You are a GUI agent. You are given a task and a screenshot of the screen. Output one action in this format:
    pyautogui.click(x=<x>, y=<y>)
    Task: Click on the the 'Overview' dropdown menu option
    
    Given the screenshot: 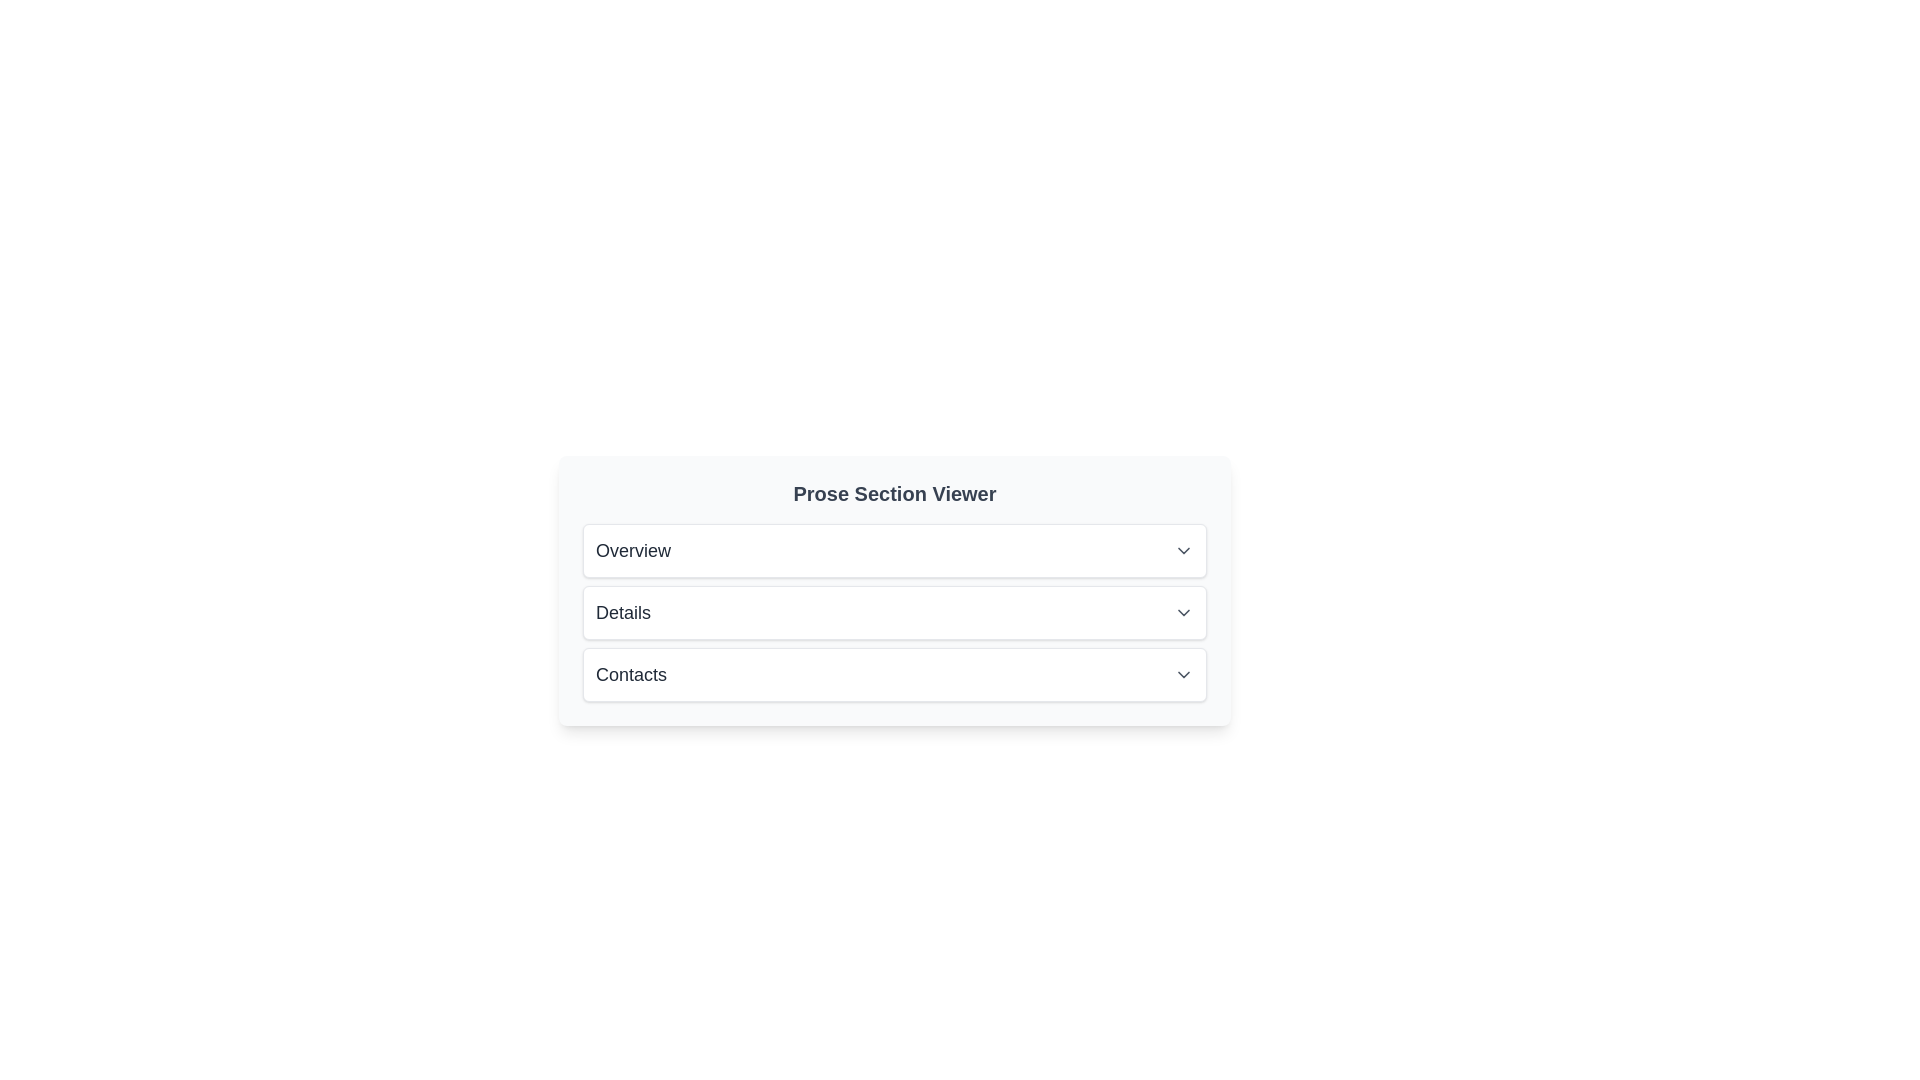 What is the action you would take?
    pyautogui.click(x=893, y=551)
    